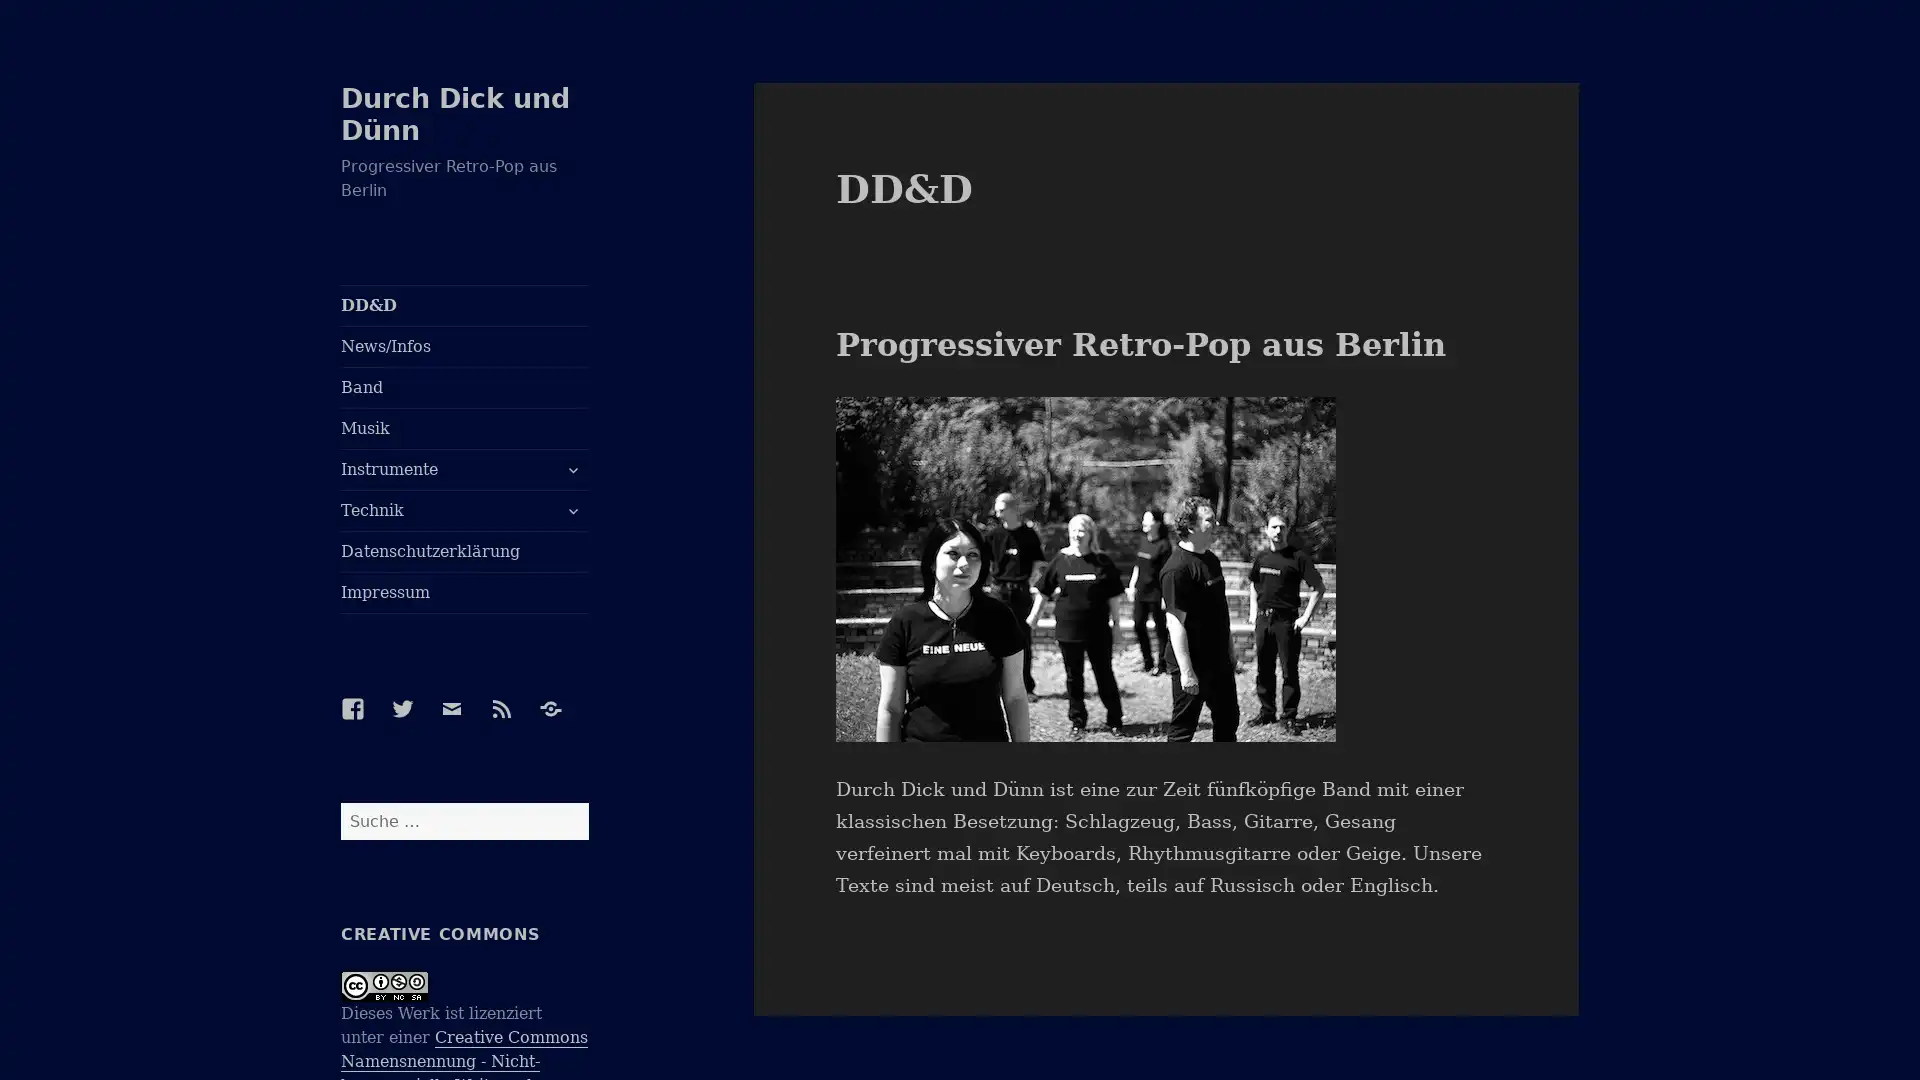 Image resolution: width=1920 pixels, height=1080 pixels. I want to click on untermenu anzeigen, so click(570, 509).